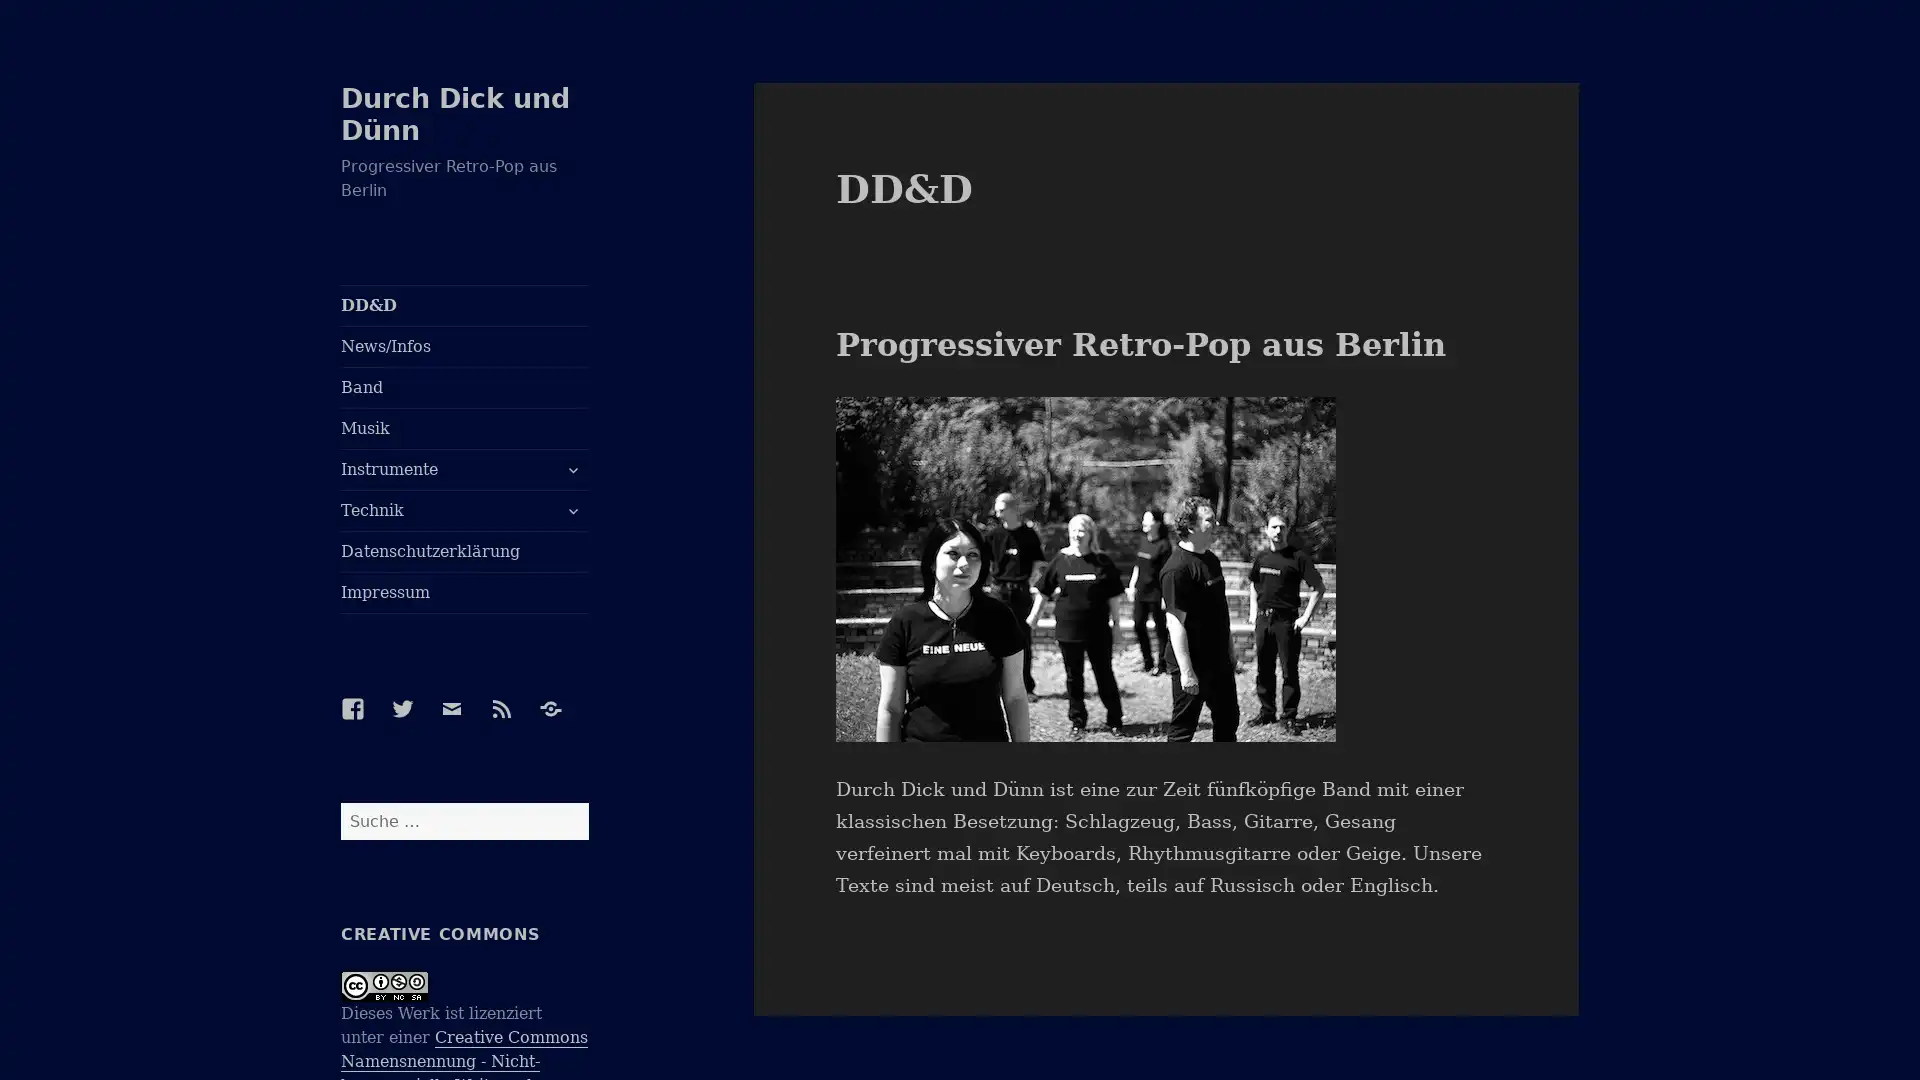 Image resolution: width=1920 pixels, height=1080 pixels. I want to click on untermenu anzeigen, so click(570, 509).